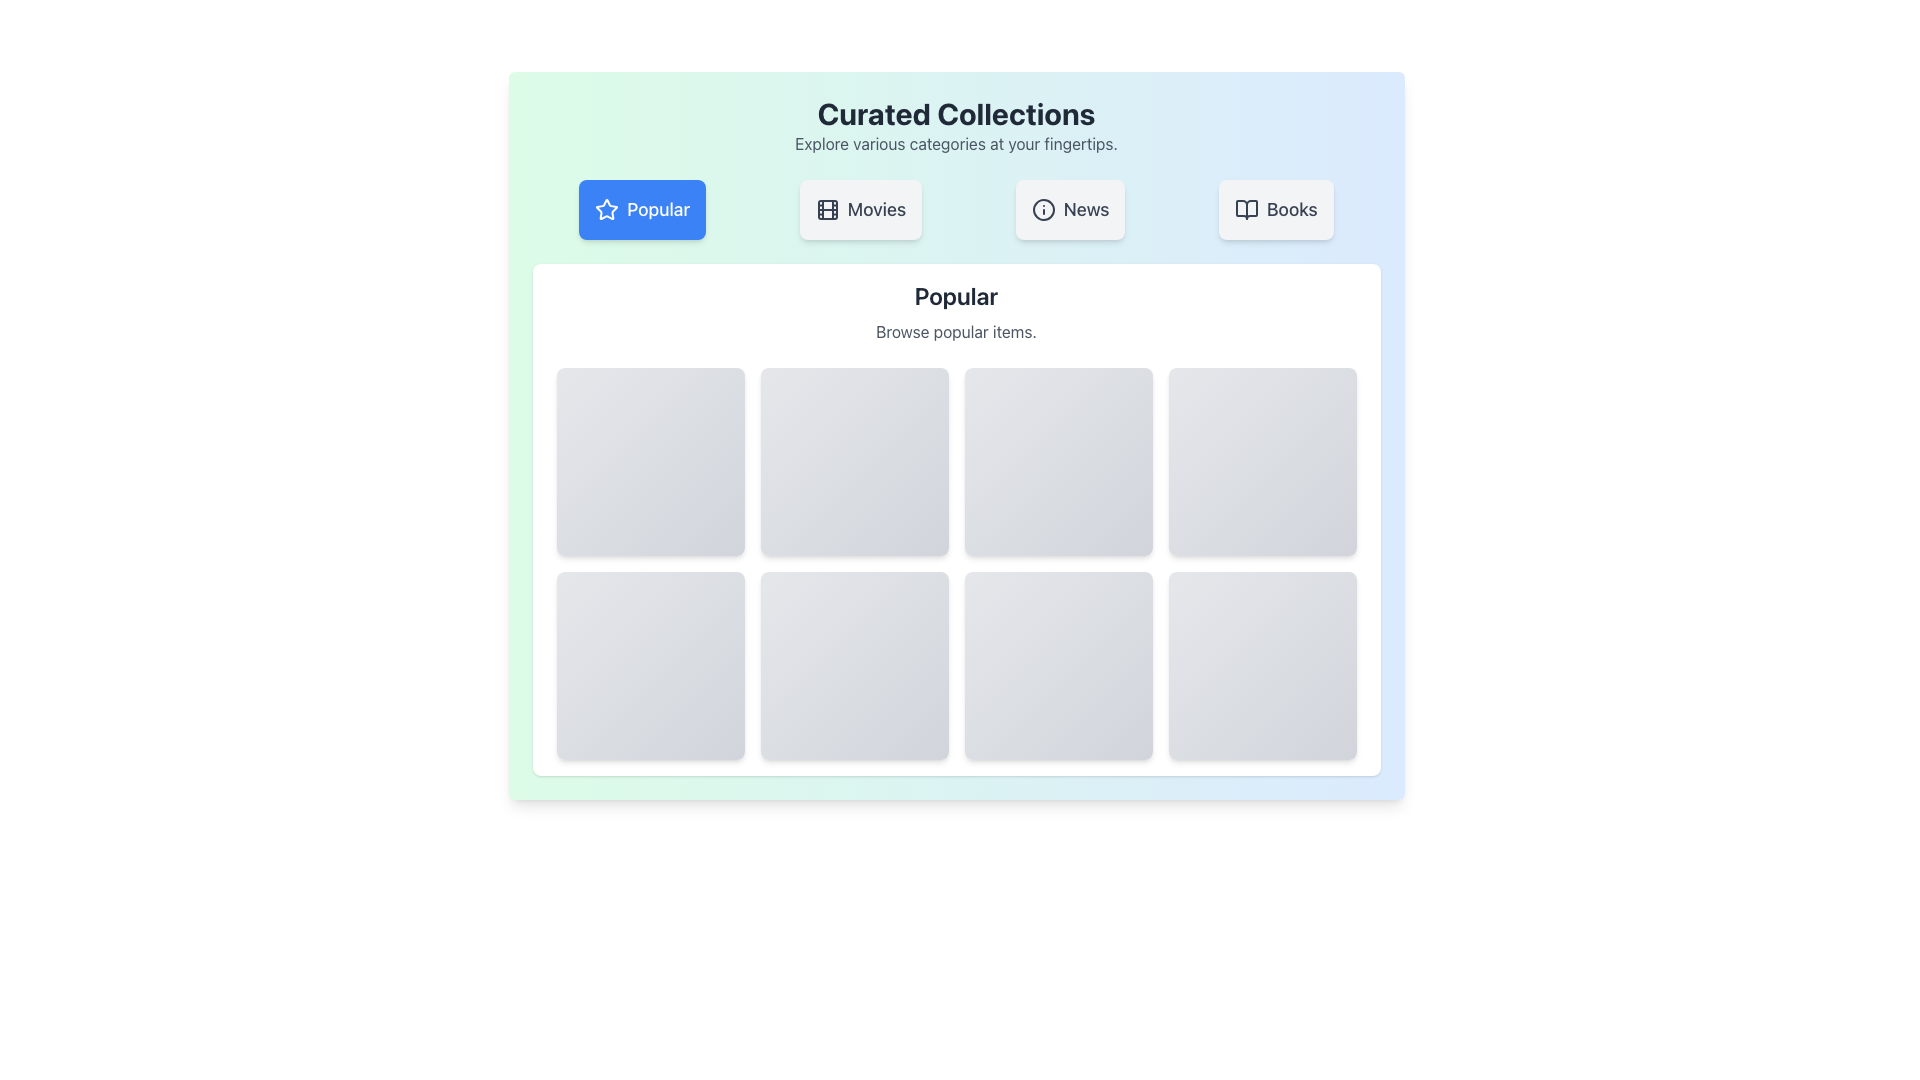 This screenshot has width=1920, height=1080. What do you see at coordinates (1292, 209) in the screenshot?
I see `the 'Books' label in the navigation section` at bounding box center [1292, 209].